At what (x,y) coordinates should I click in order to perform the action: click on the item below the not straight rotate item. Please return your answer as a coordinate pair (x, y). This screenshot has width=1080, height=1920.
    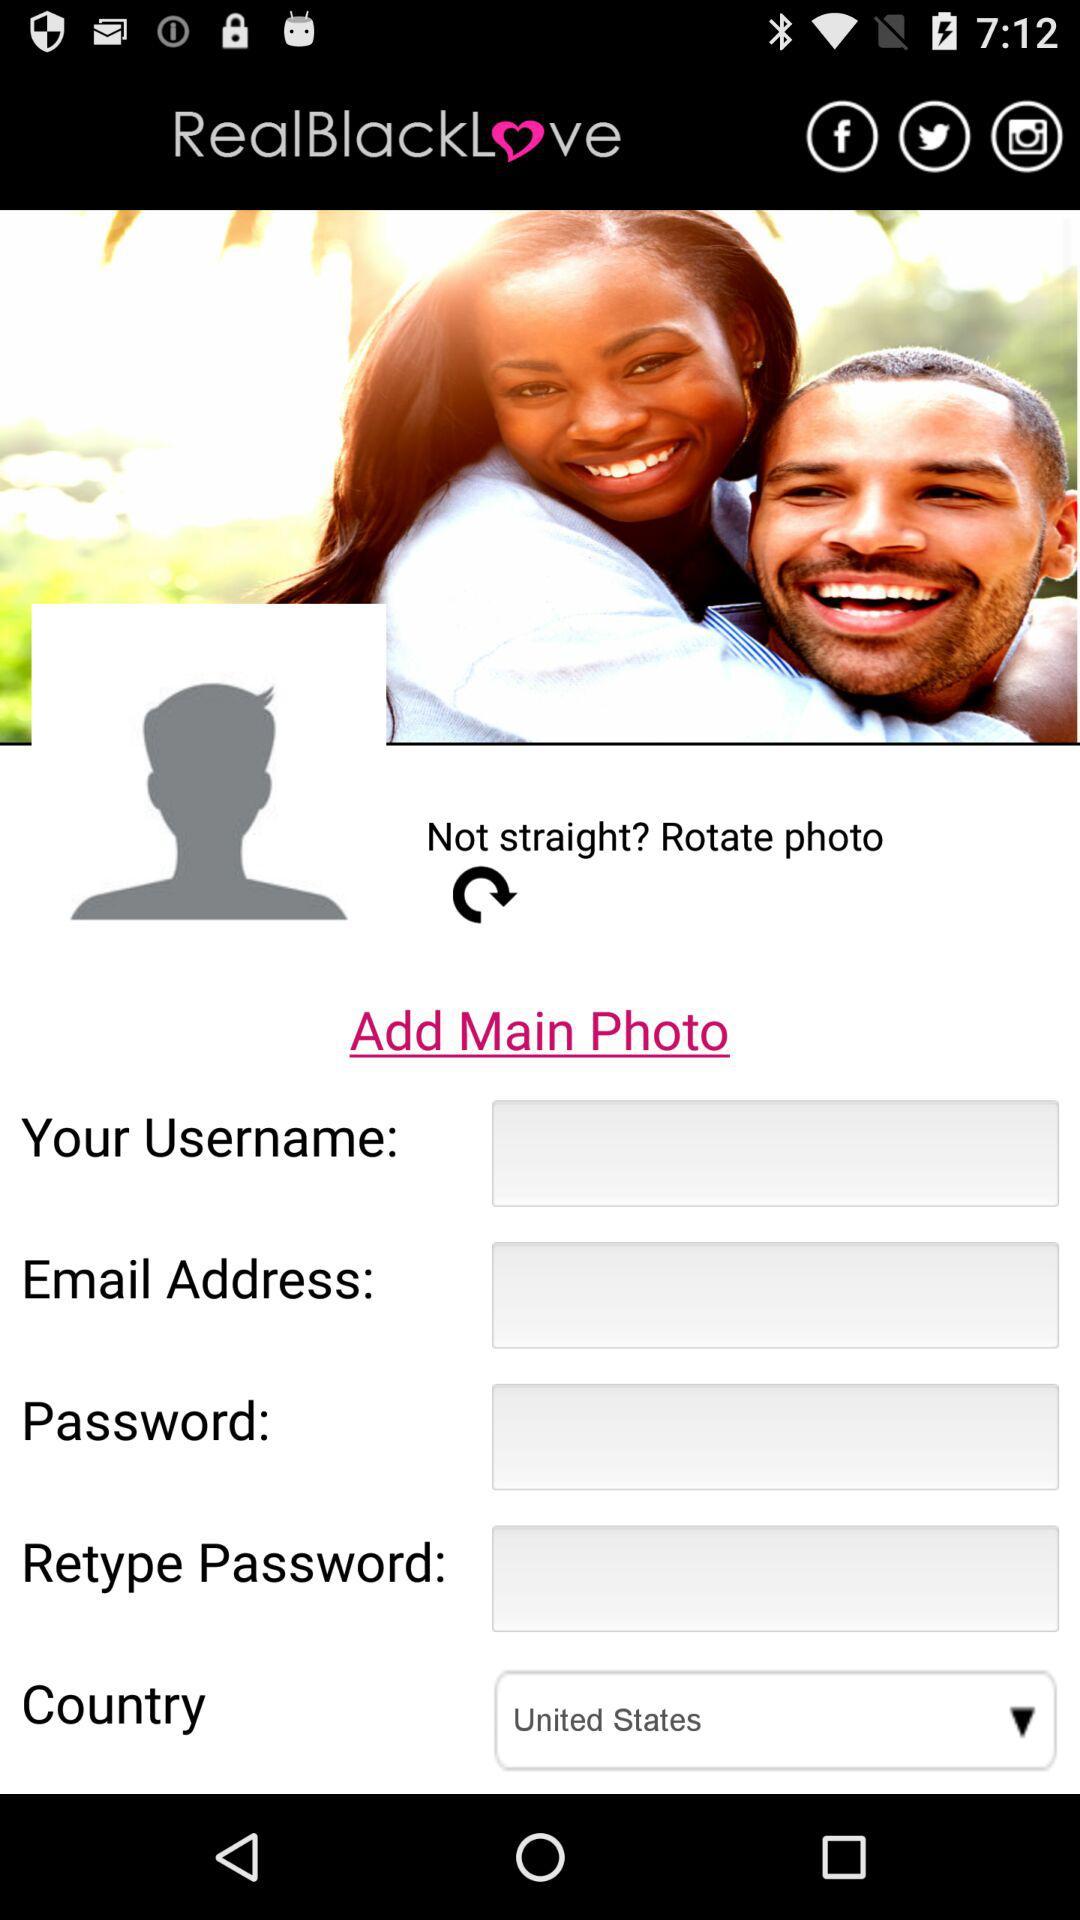
    Looking at the image, I should click on (485, 893).